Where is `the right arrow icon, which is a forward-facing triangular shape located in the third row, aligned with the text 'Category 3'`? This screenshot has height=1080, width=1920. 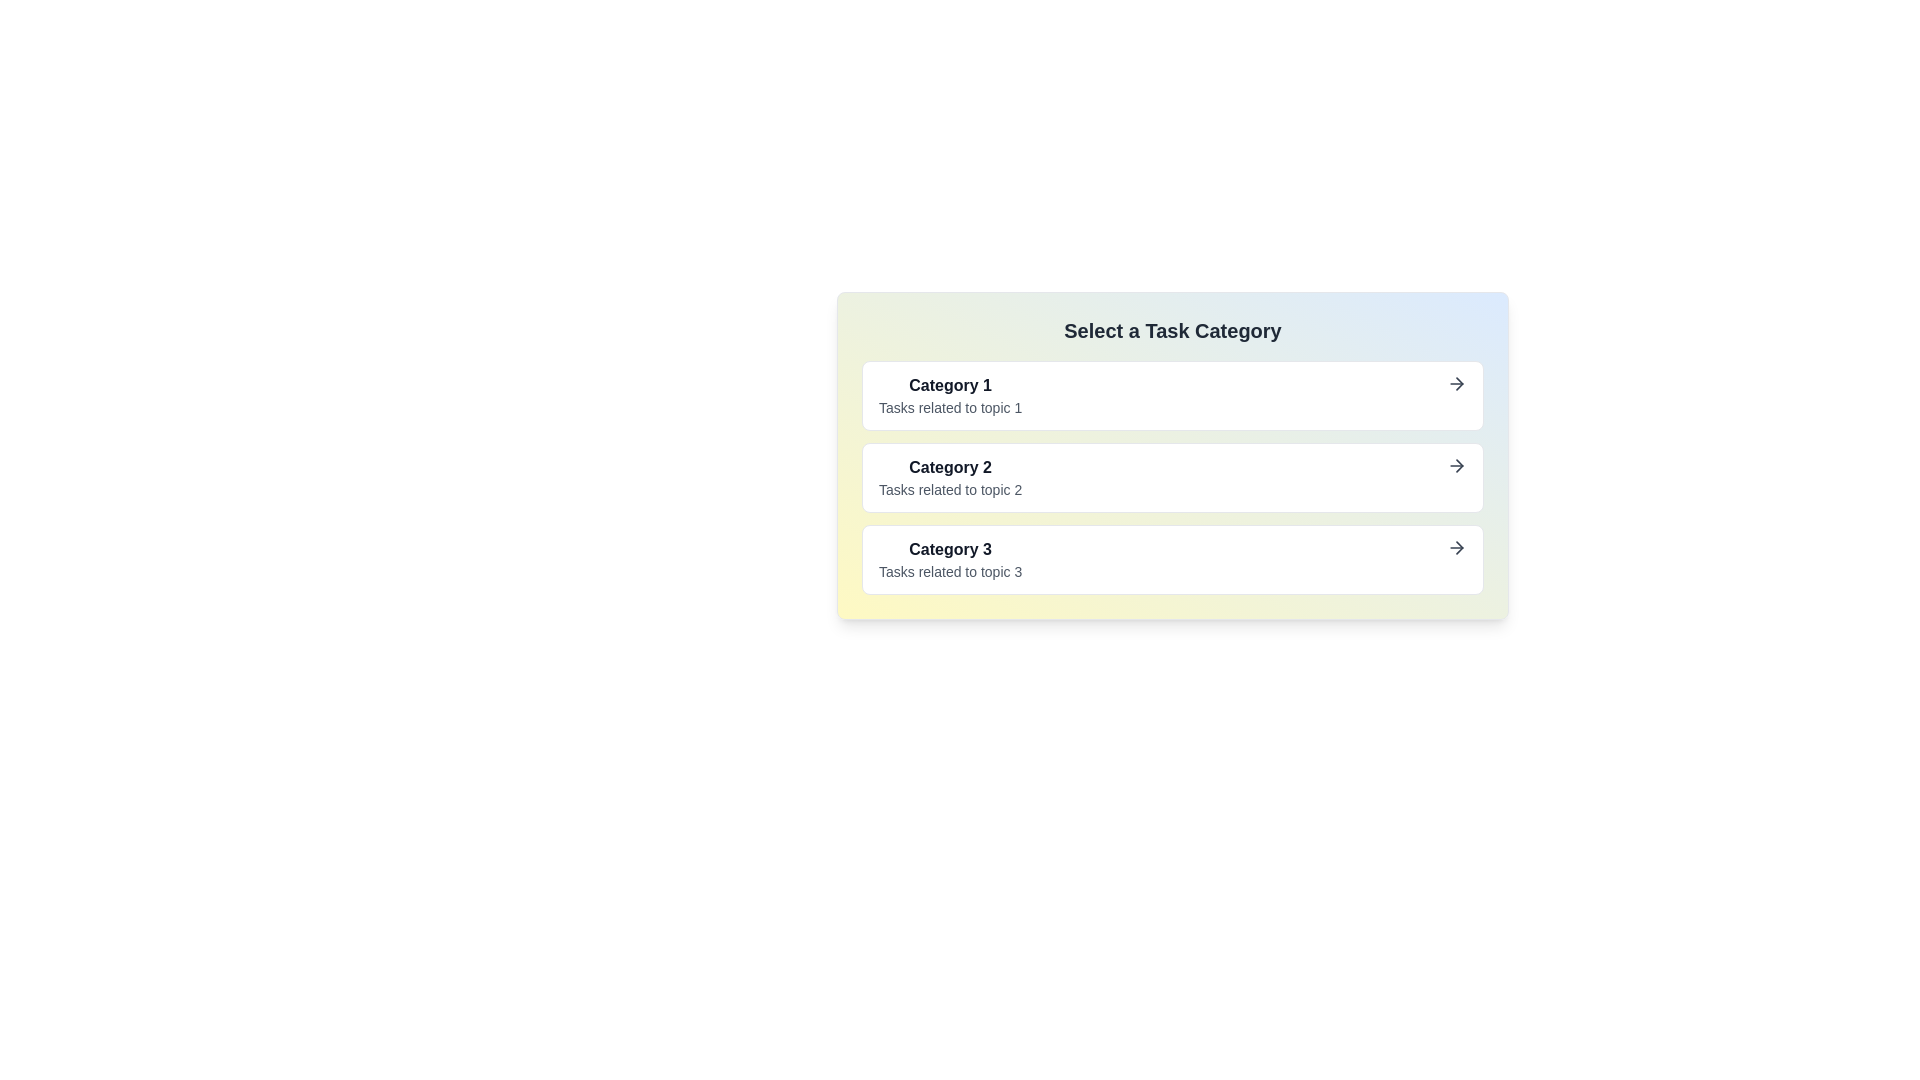 the right arrow icon, which is a forward-facing triangular shape located in the third row, aligned with the text 'Category 3' is located at coordinates (1459, 547).